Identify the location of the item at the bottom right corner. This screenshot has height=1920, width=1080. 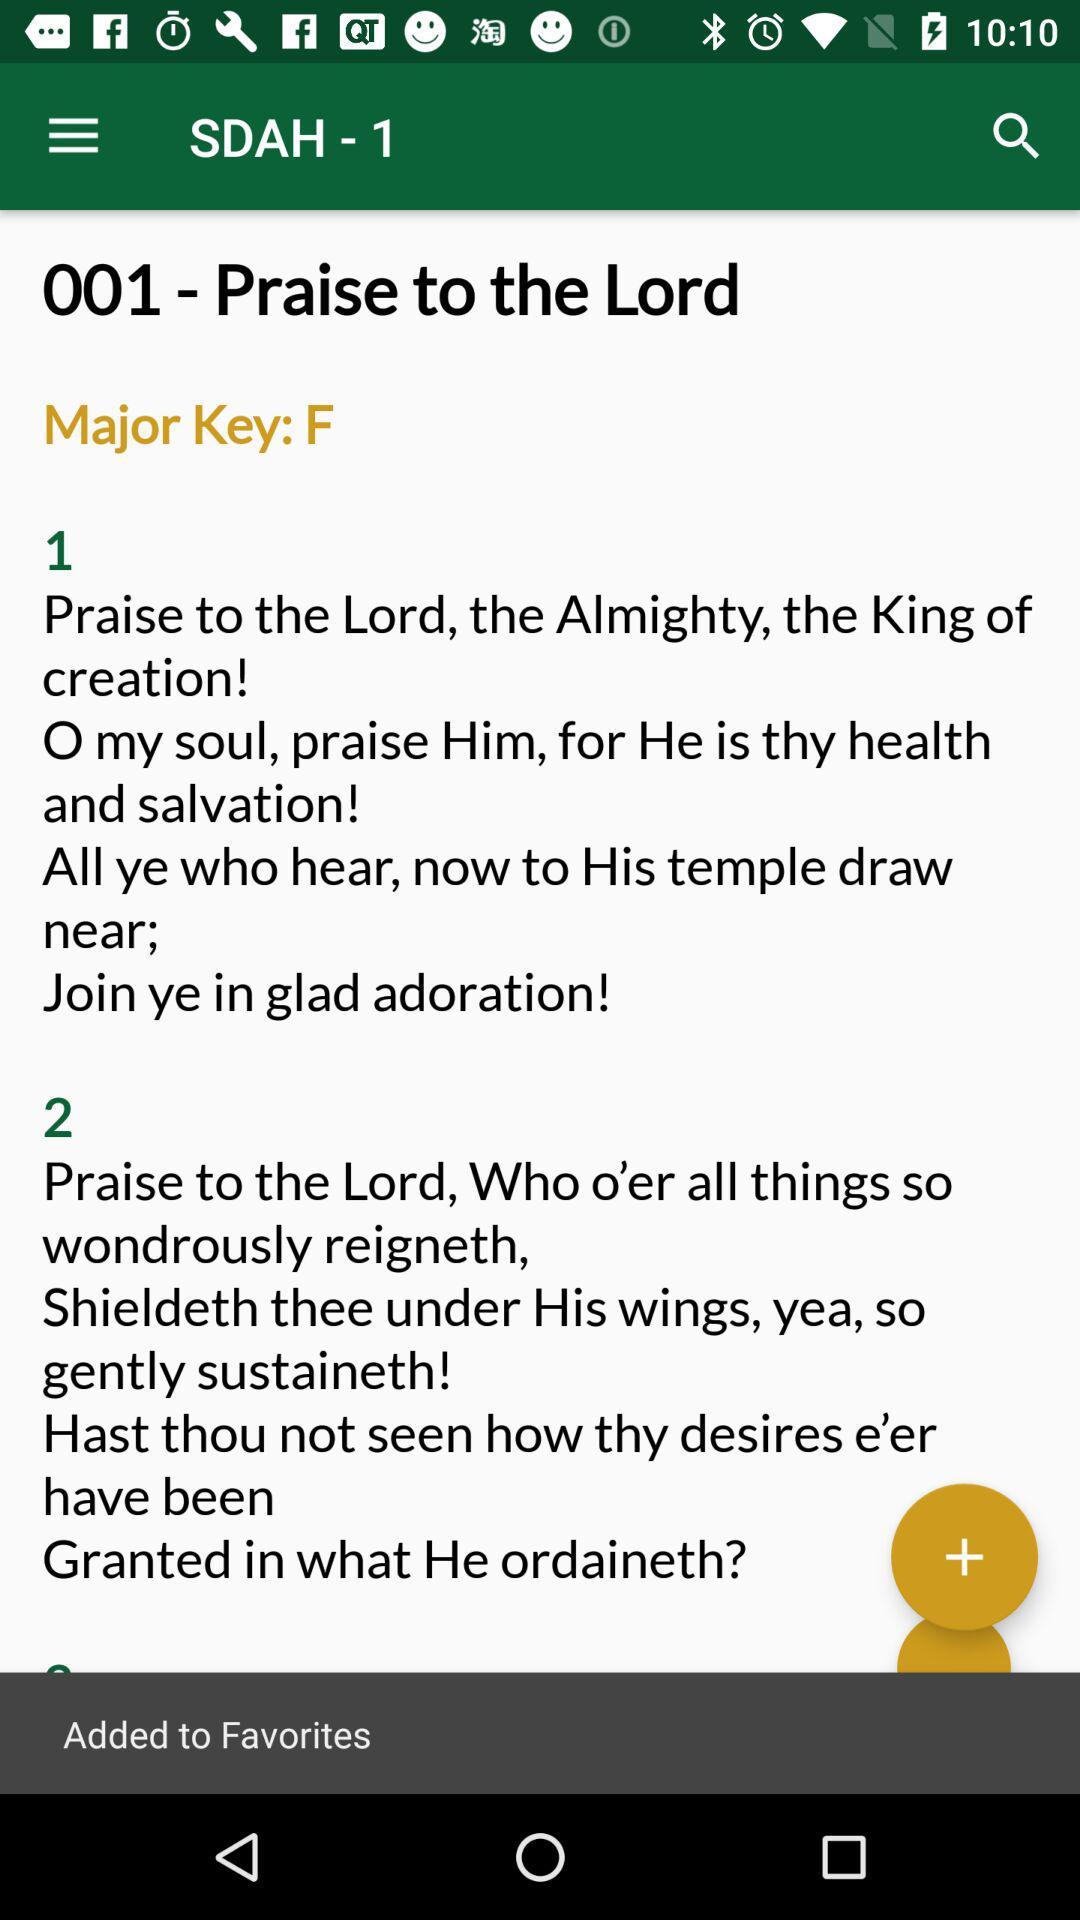
(963, 1554).